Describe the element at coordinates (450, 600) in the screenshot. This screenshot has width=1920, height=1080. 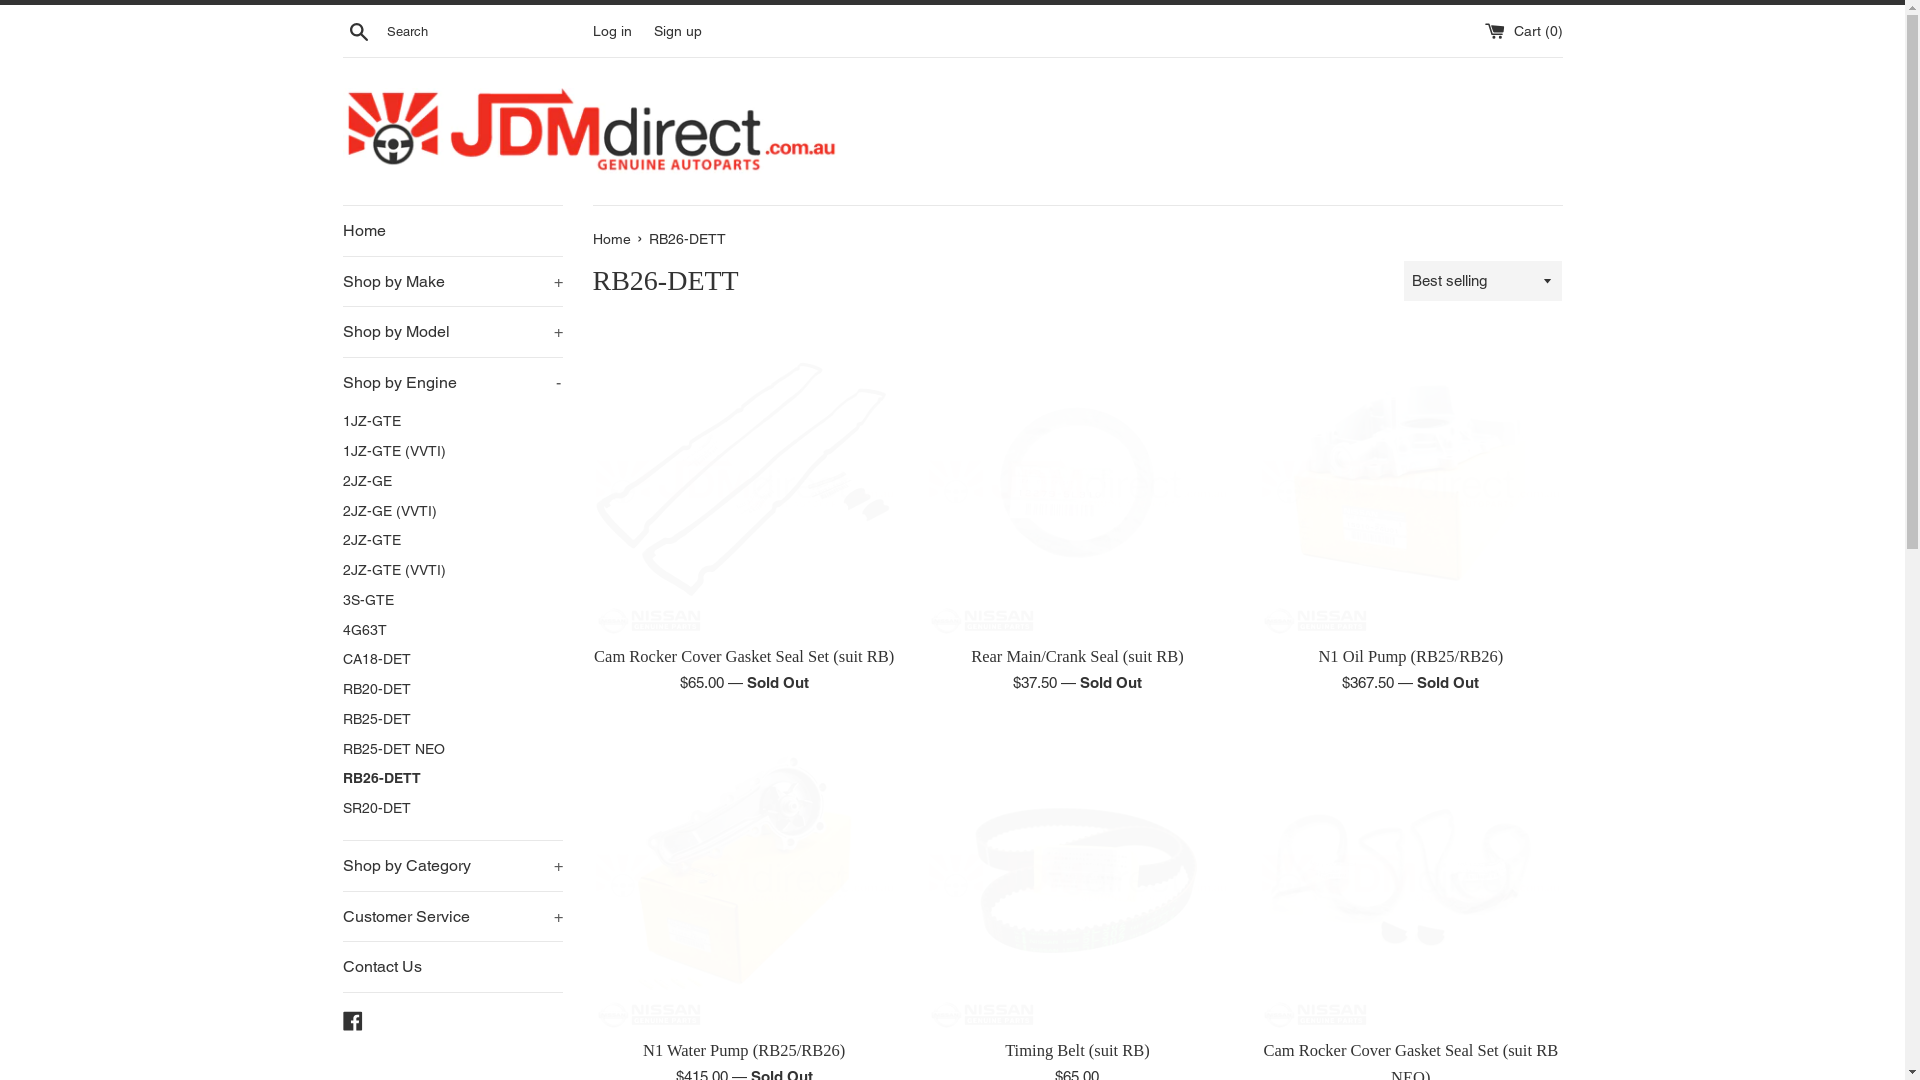
I see `'3S-GTE'` at that location.